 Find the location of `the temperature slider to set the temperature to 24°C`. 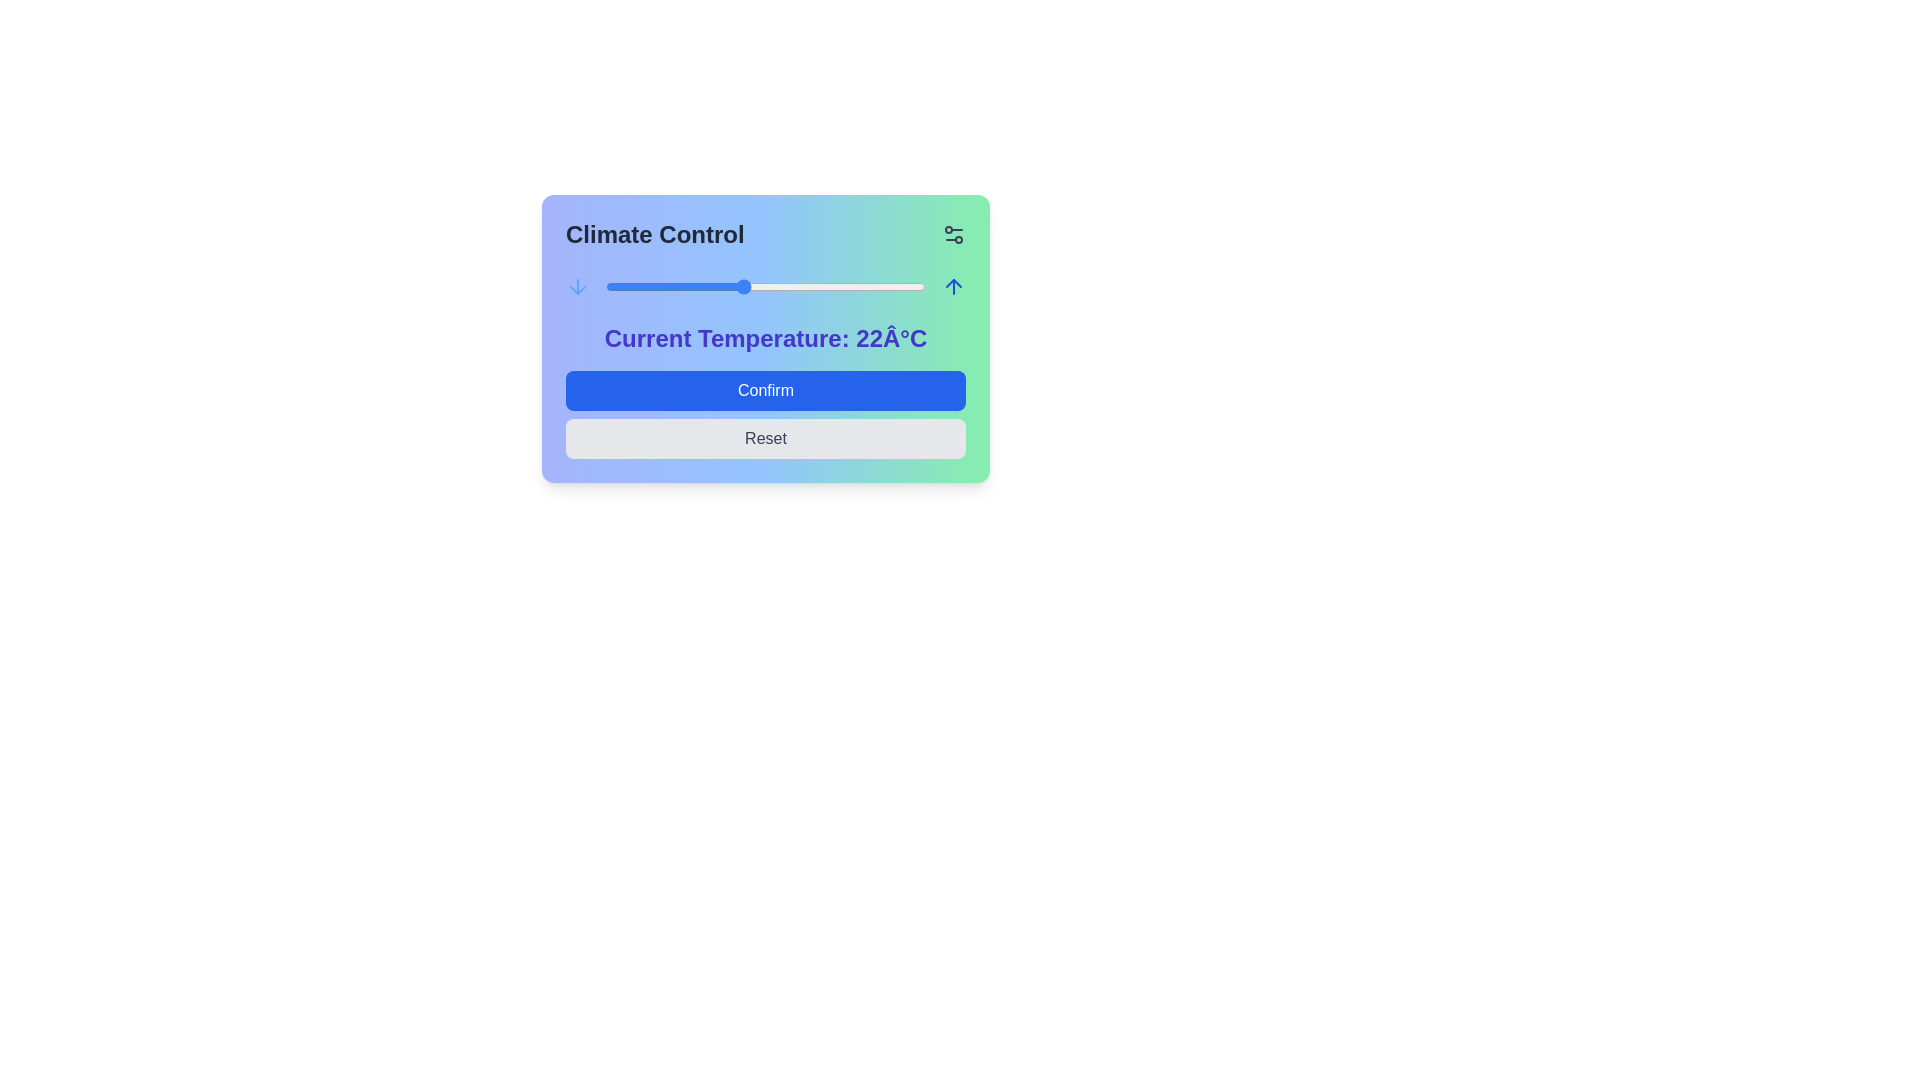

the temperature slider to set the temperature to 24°C is located at coordinates (787, 286).